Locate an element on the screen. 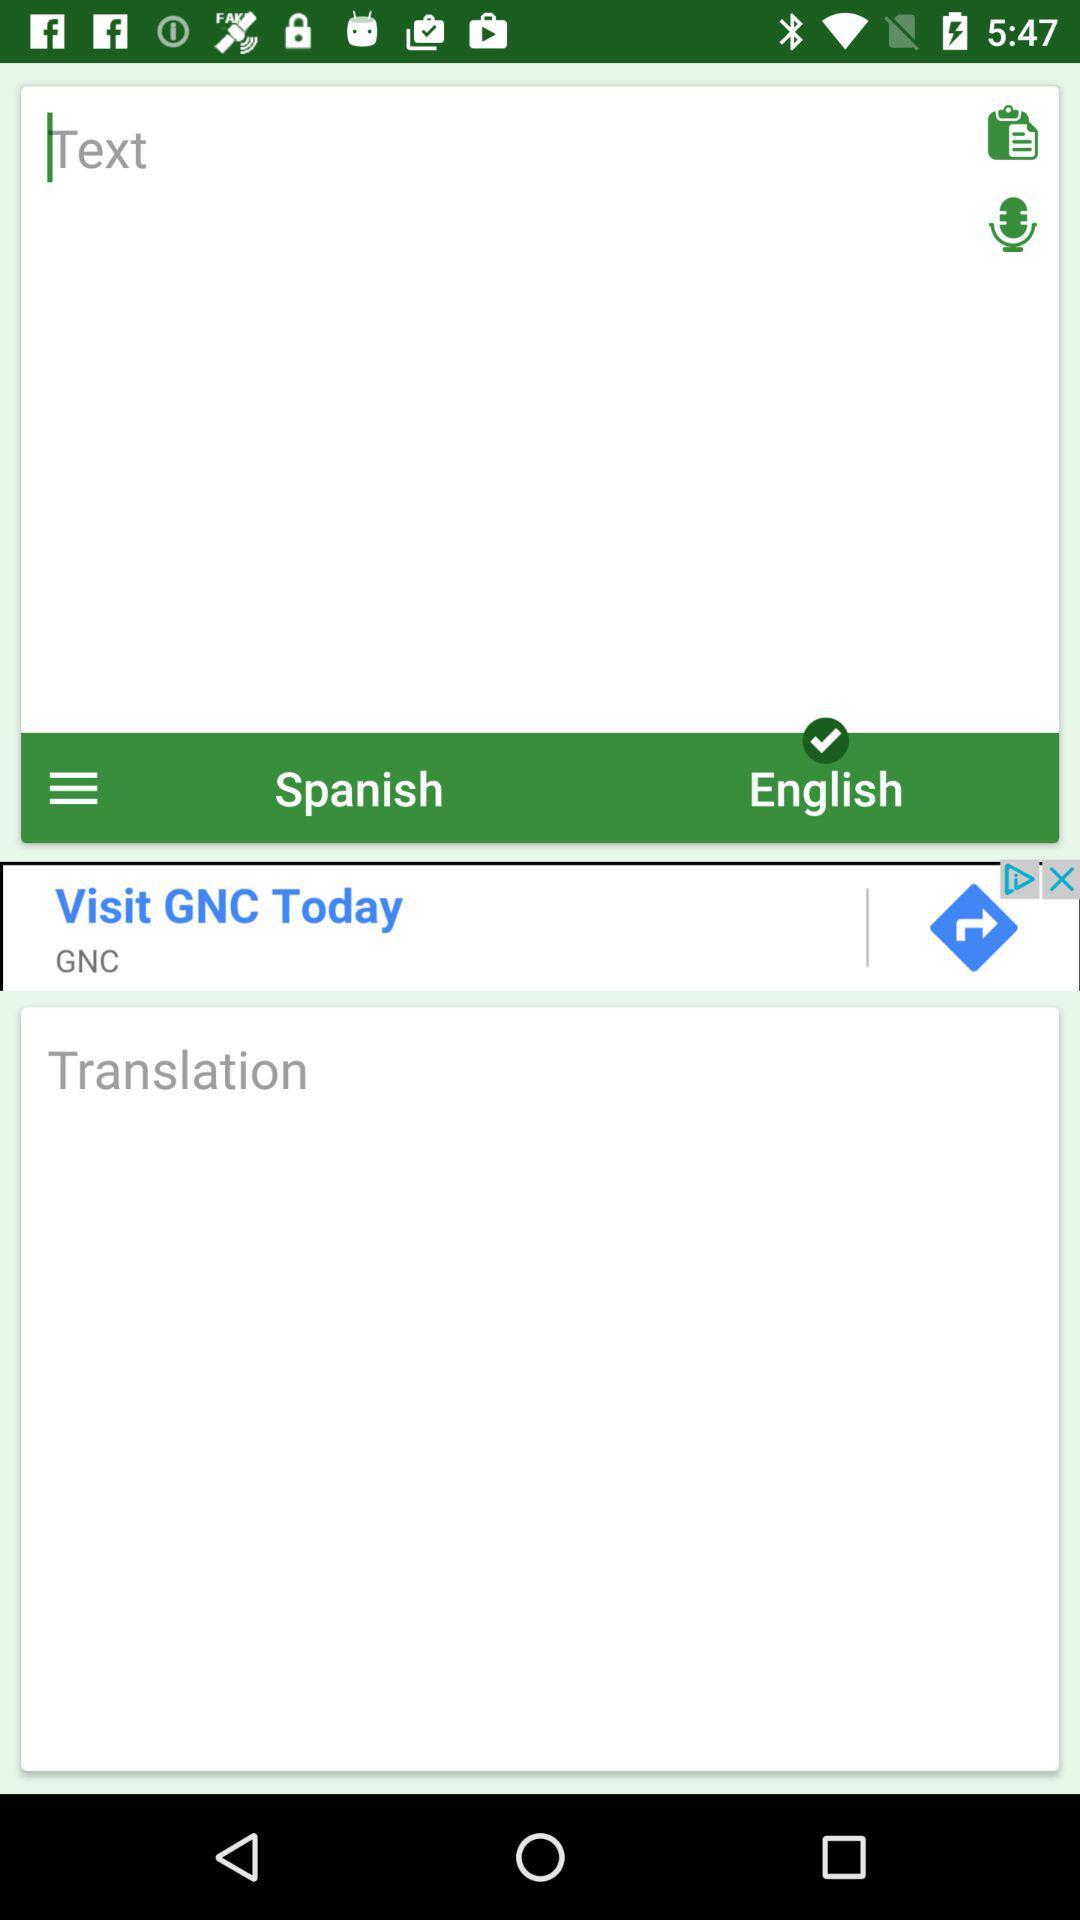 Image resolution: width=1080 pixels, height=1920 pixels. paste text is located at coordinates (1012, 131).